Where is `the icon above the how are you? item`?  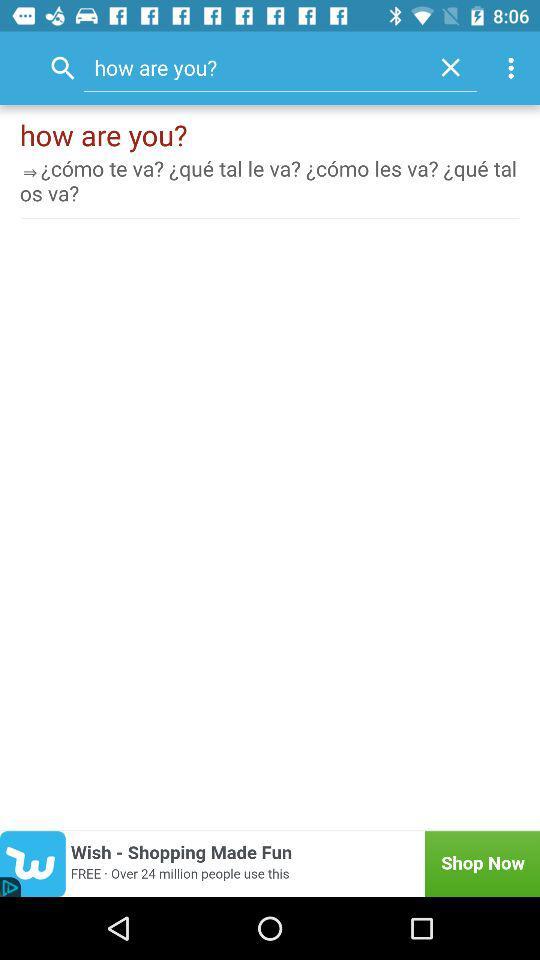 the icon above the how are you? item is located at coordinates (450, 67).